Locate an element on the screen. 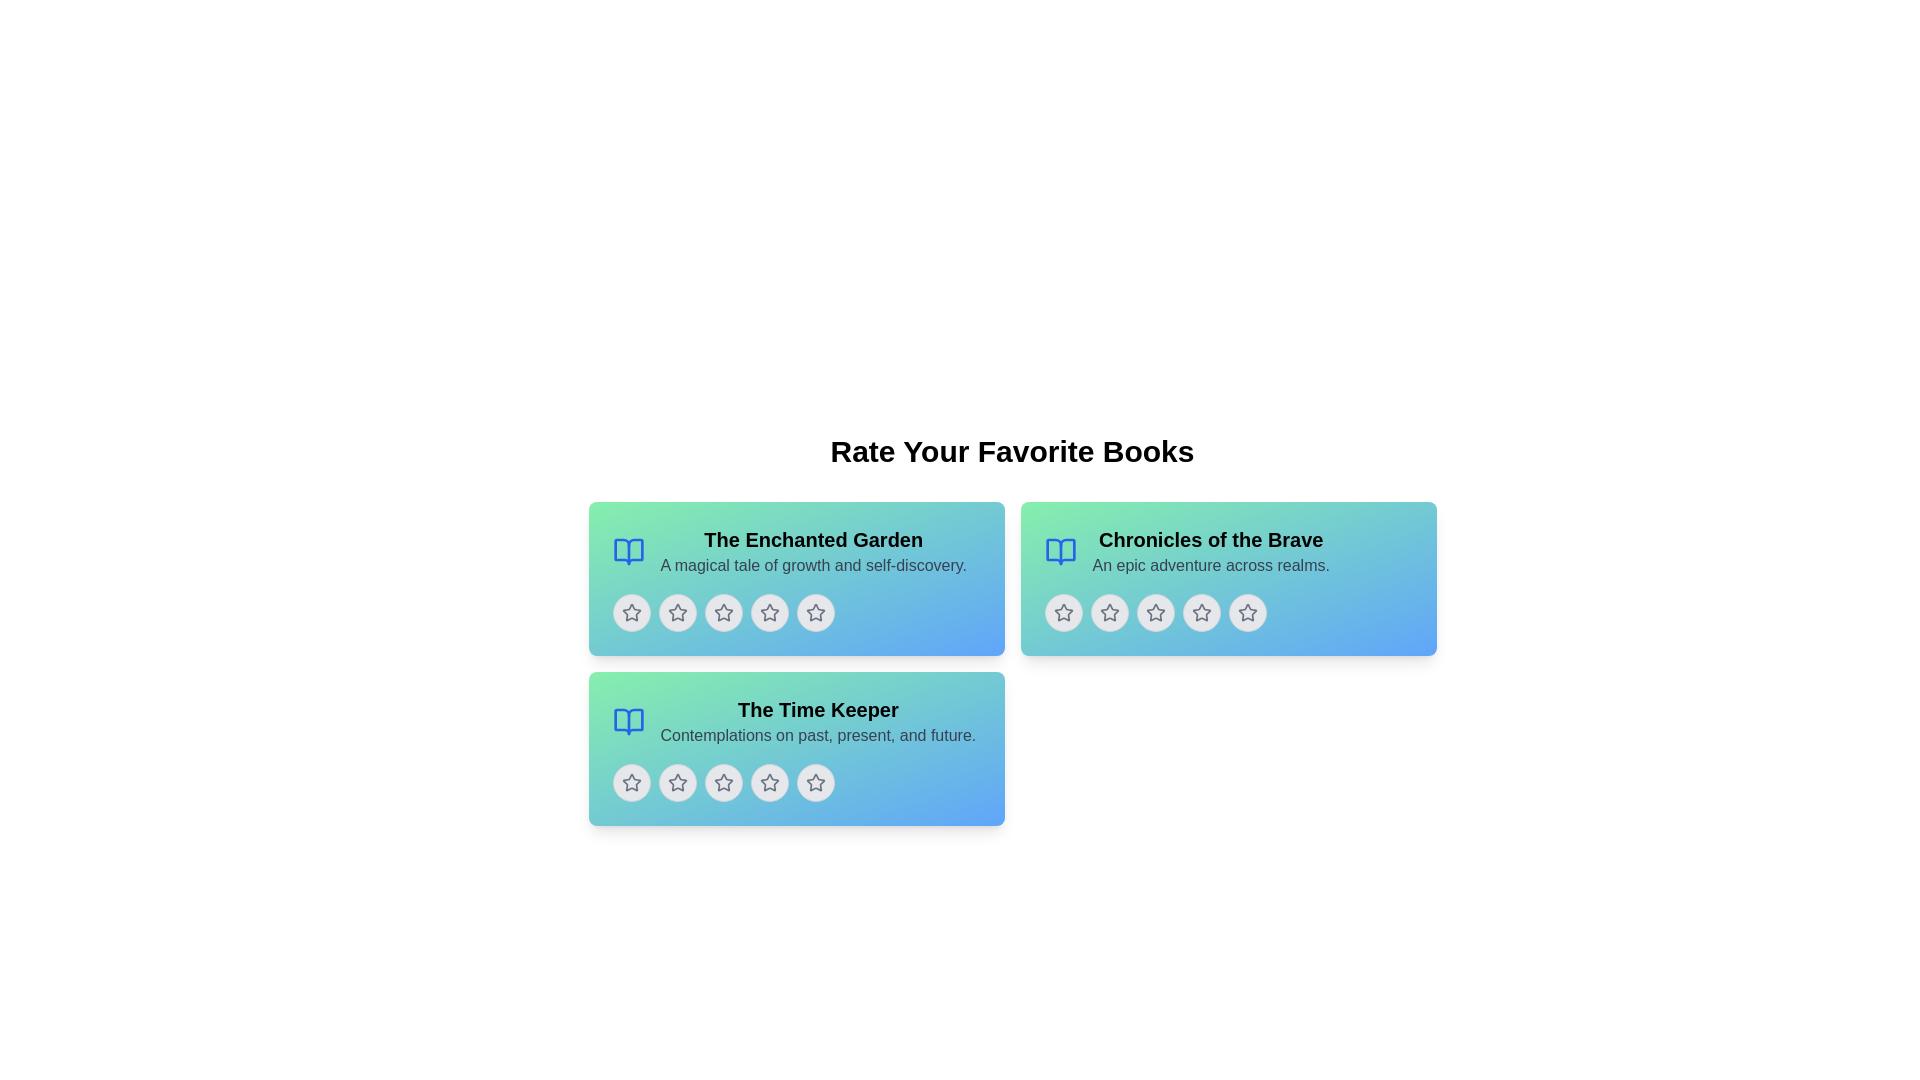  the third star icon in the rating stars of the 'Chronicles of the Brave' section, which is styled as an unselected rating star with a gray outline and transparent center is located at coordinates (1155, 612).